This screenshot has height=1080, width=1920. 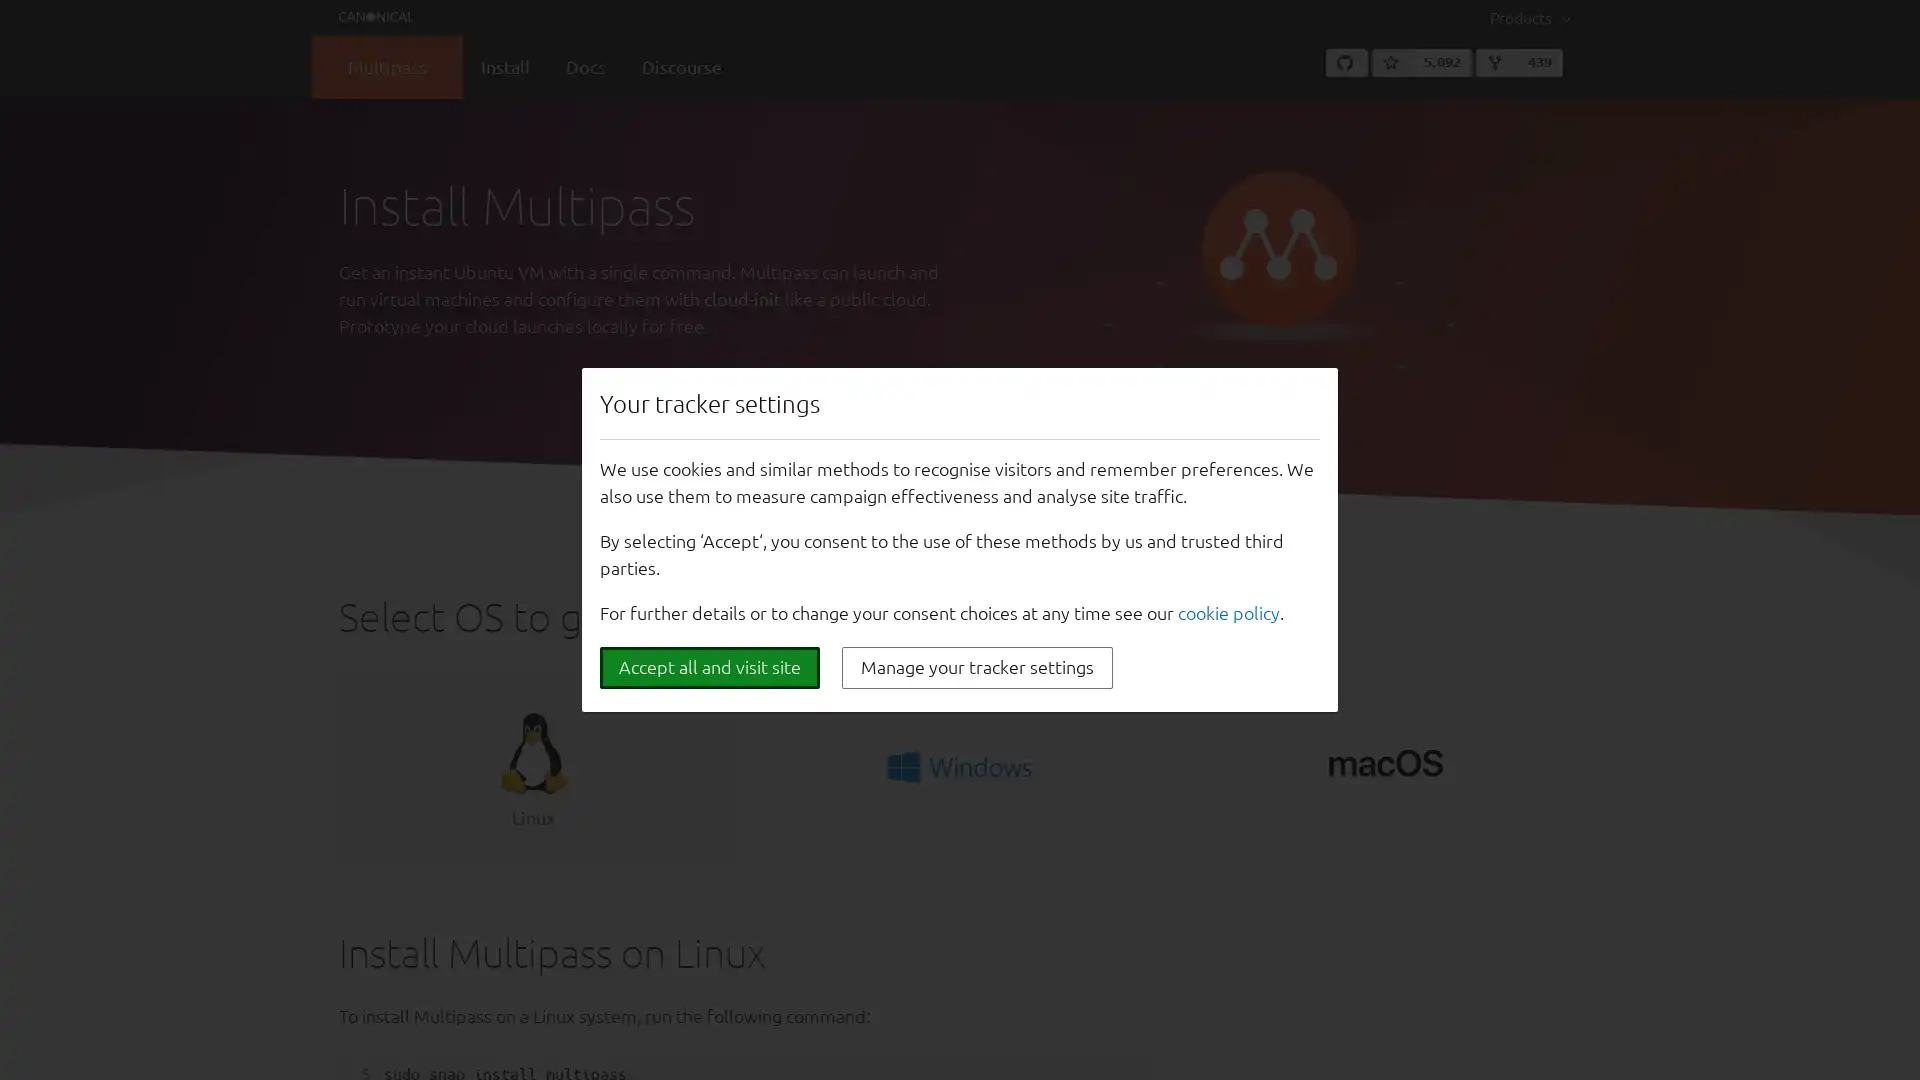 What do you see at coordinates (977, 667) in the screenshot?
I see `Manage your tracker settings` at bounding box center [977, 667].